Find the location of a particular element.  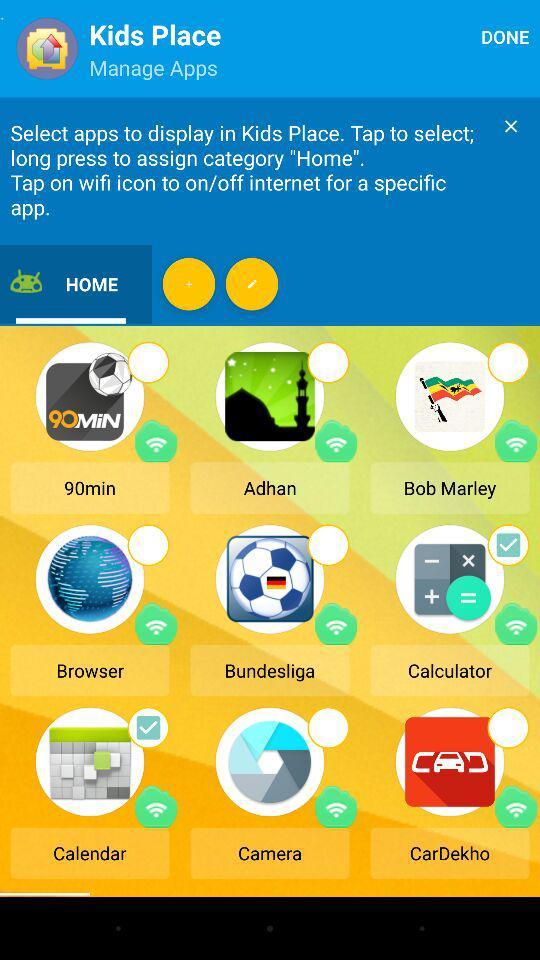

wifi icon is located at coordinates (155, 441).